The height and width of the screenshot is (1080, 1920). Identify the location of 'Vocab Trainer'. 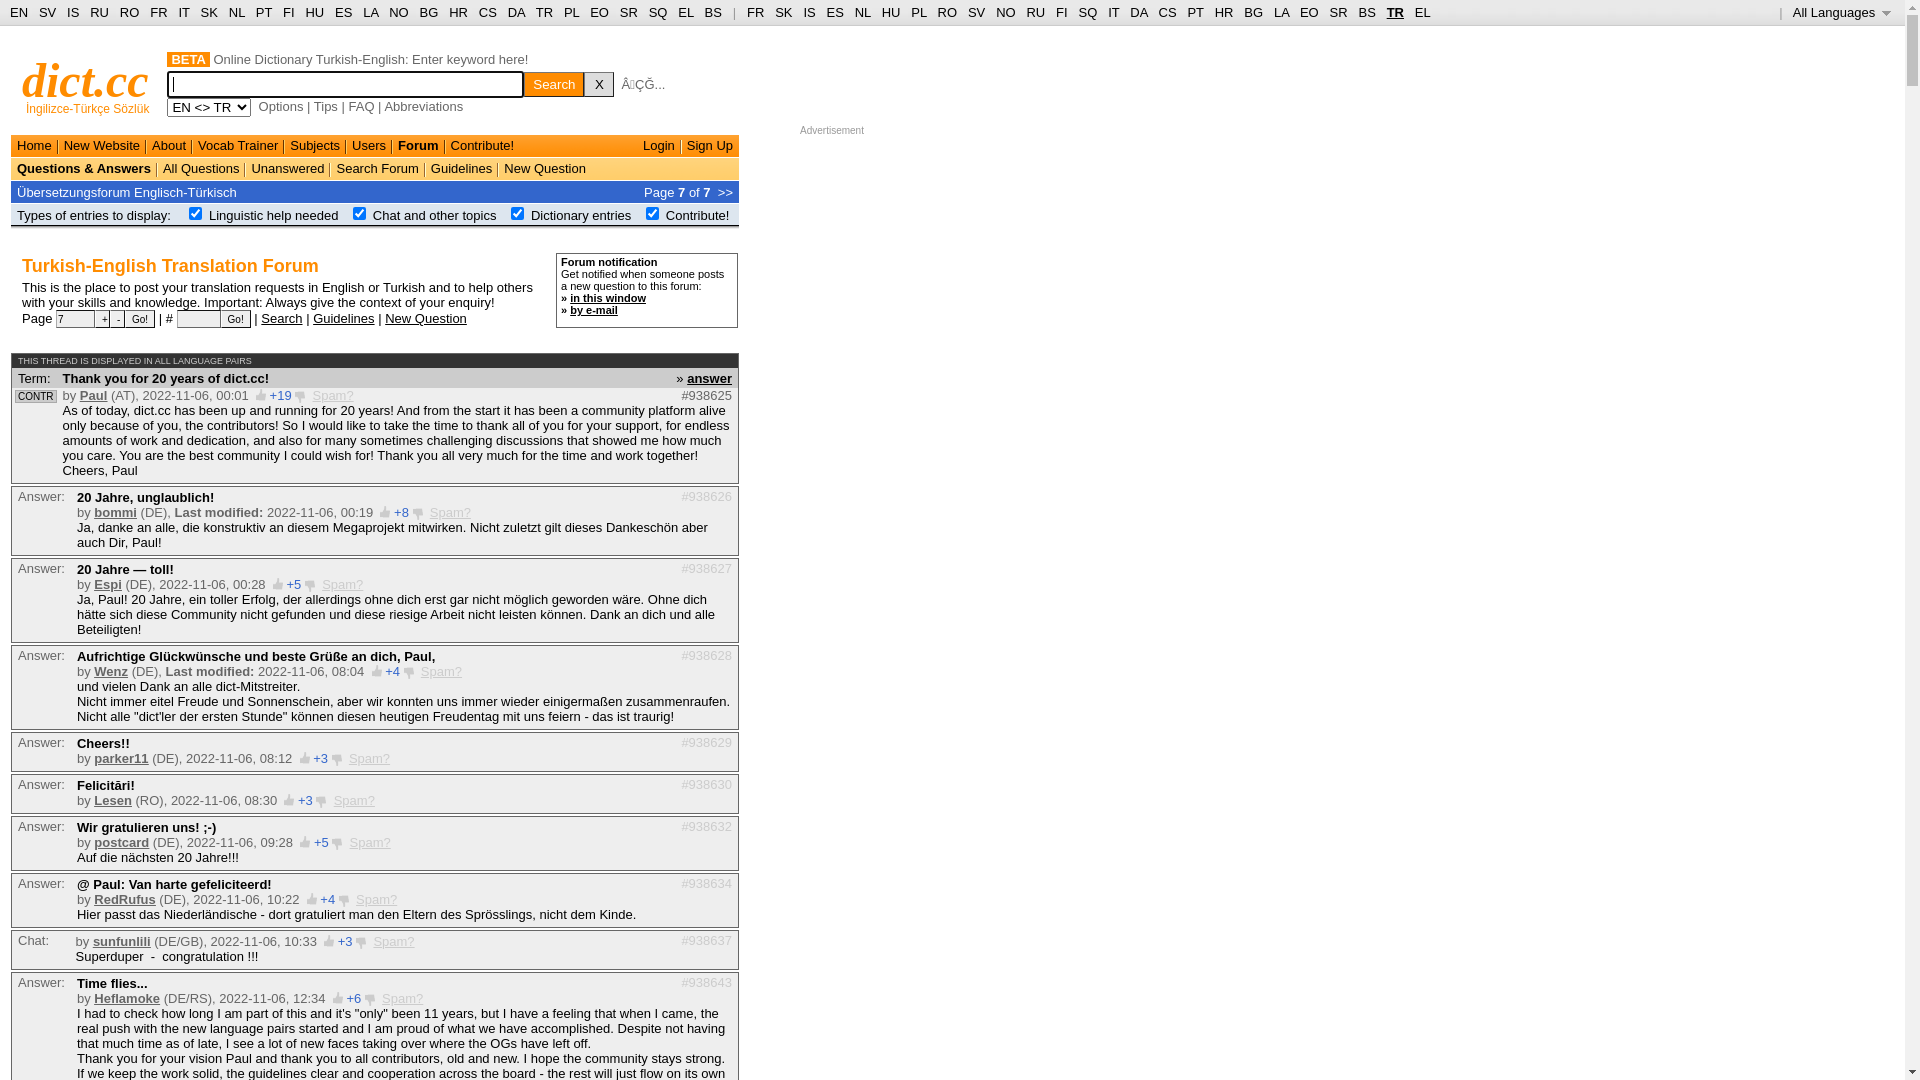
(238, 144).